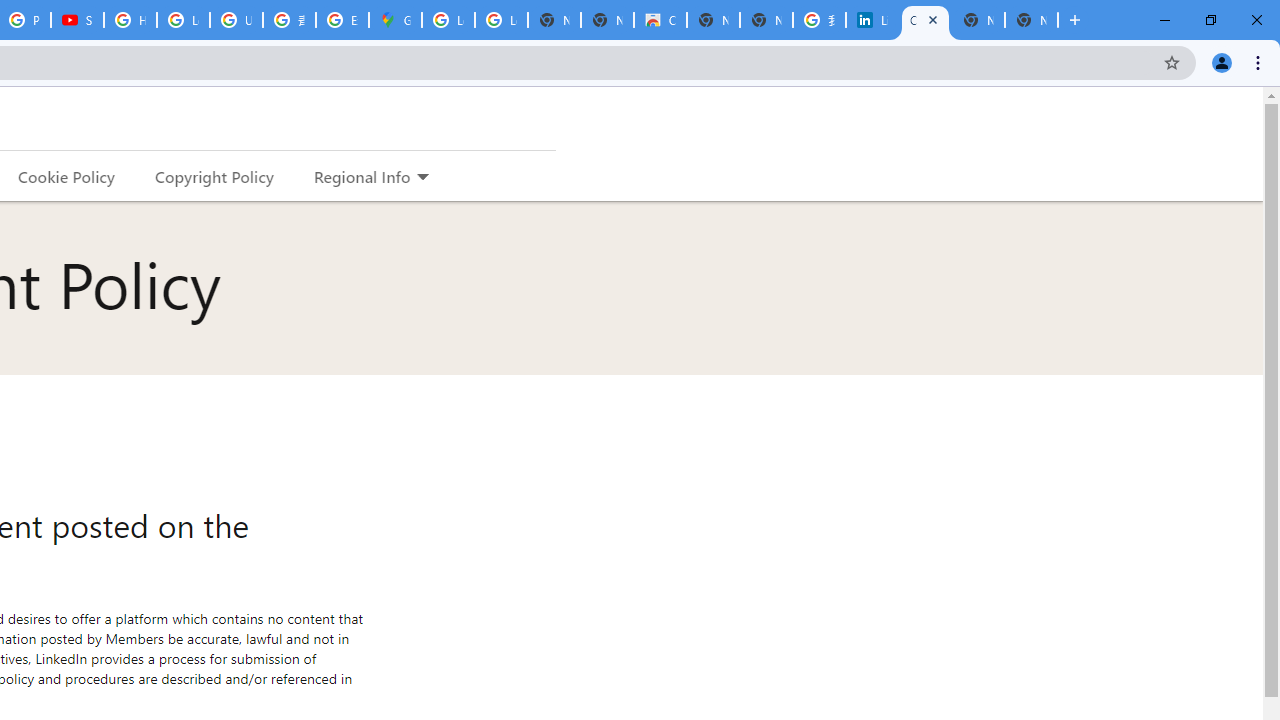  I want to click on 'Google Maps', so click(395, 20).